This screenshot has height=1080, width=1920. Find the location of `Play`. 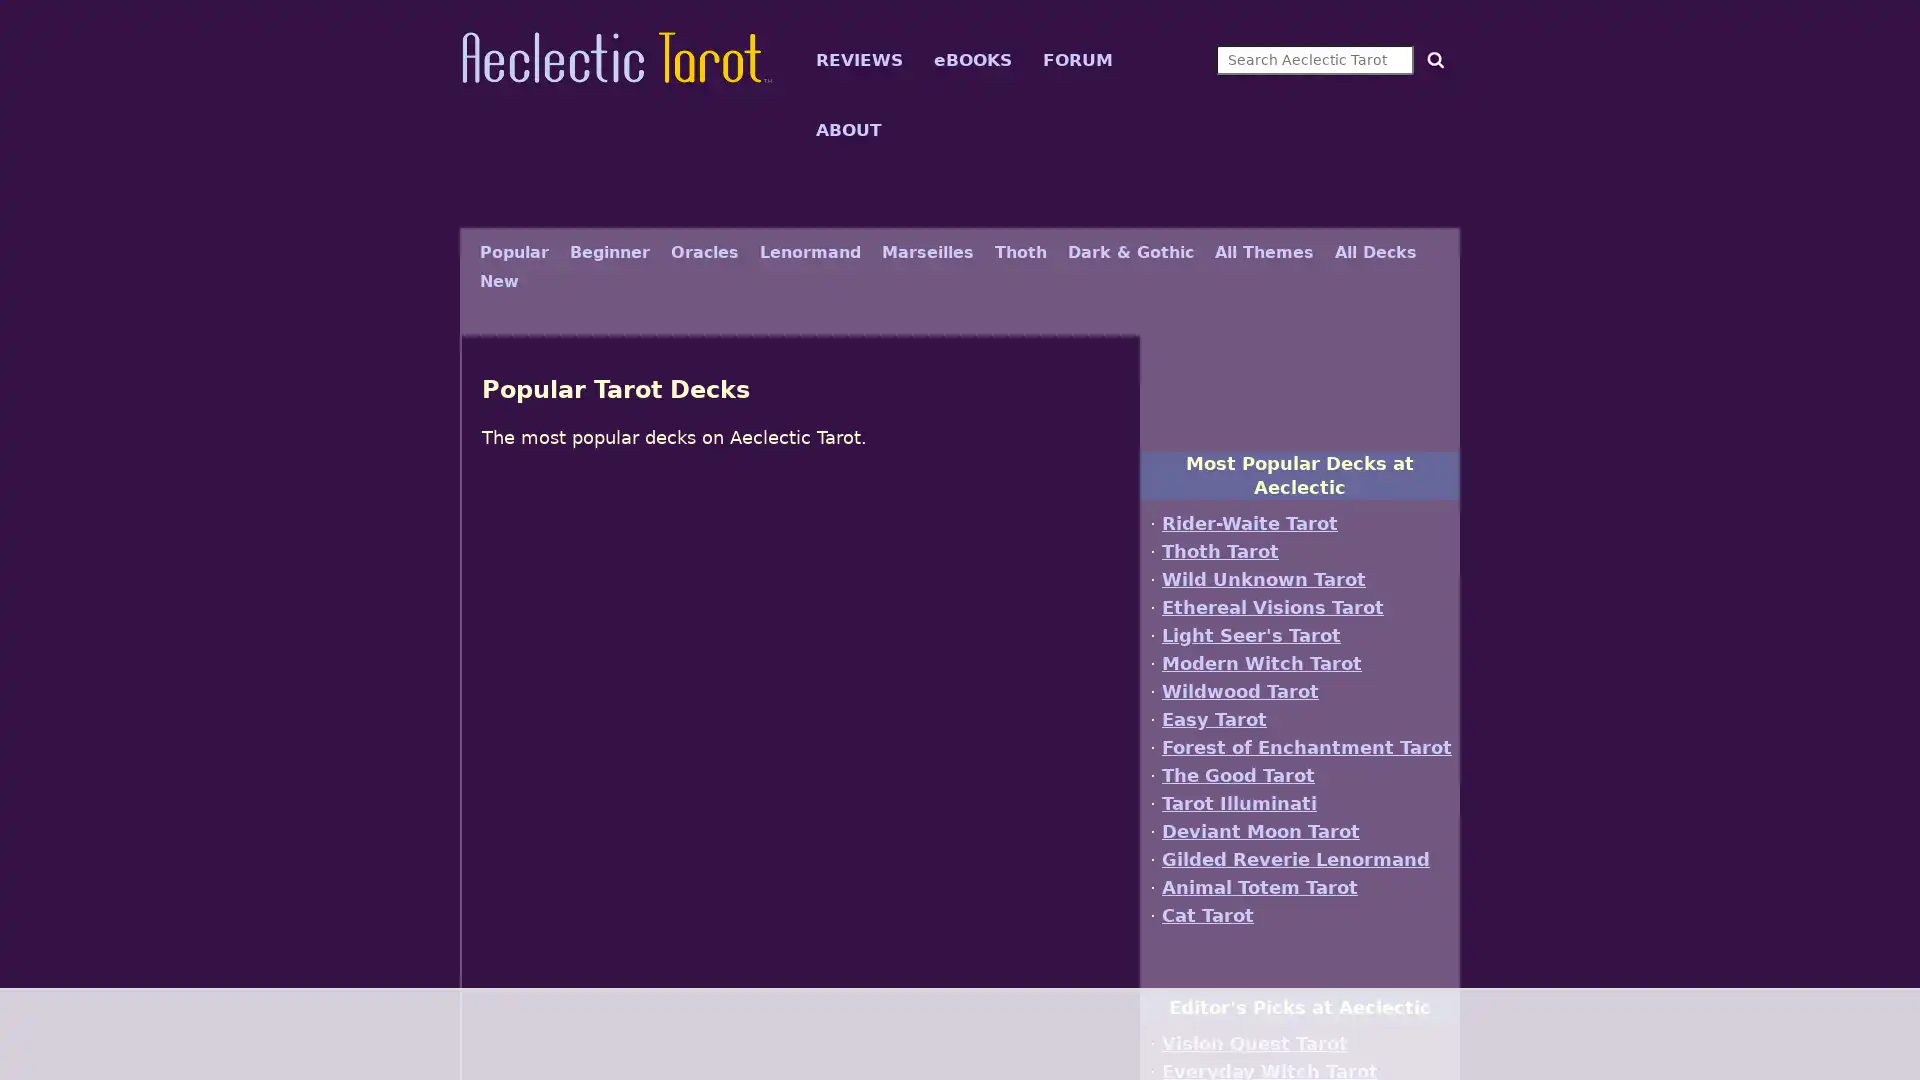

Play is located at coordinates (800, 650).